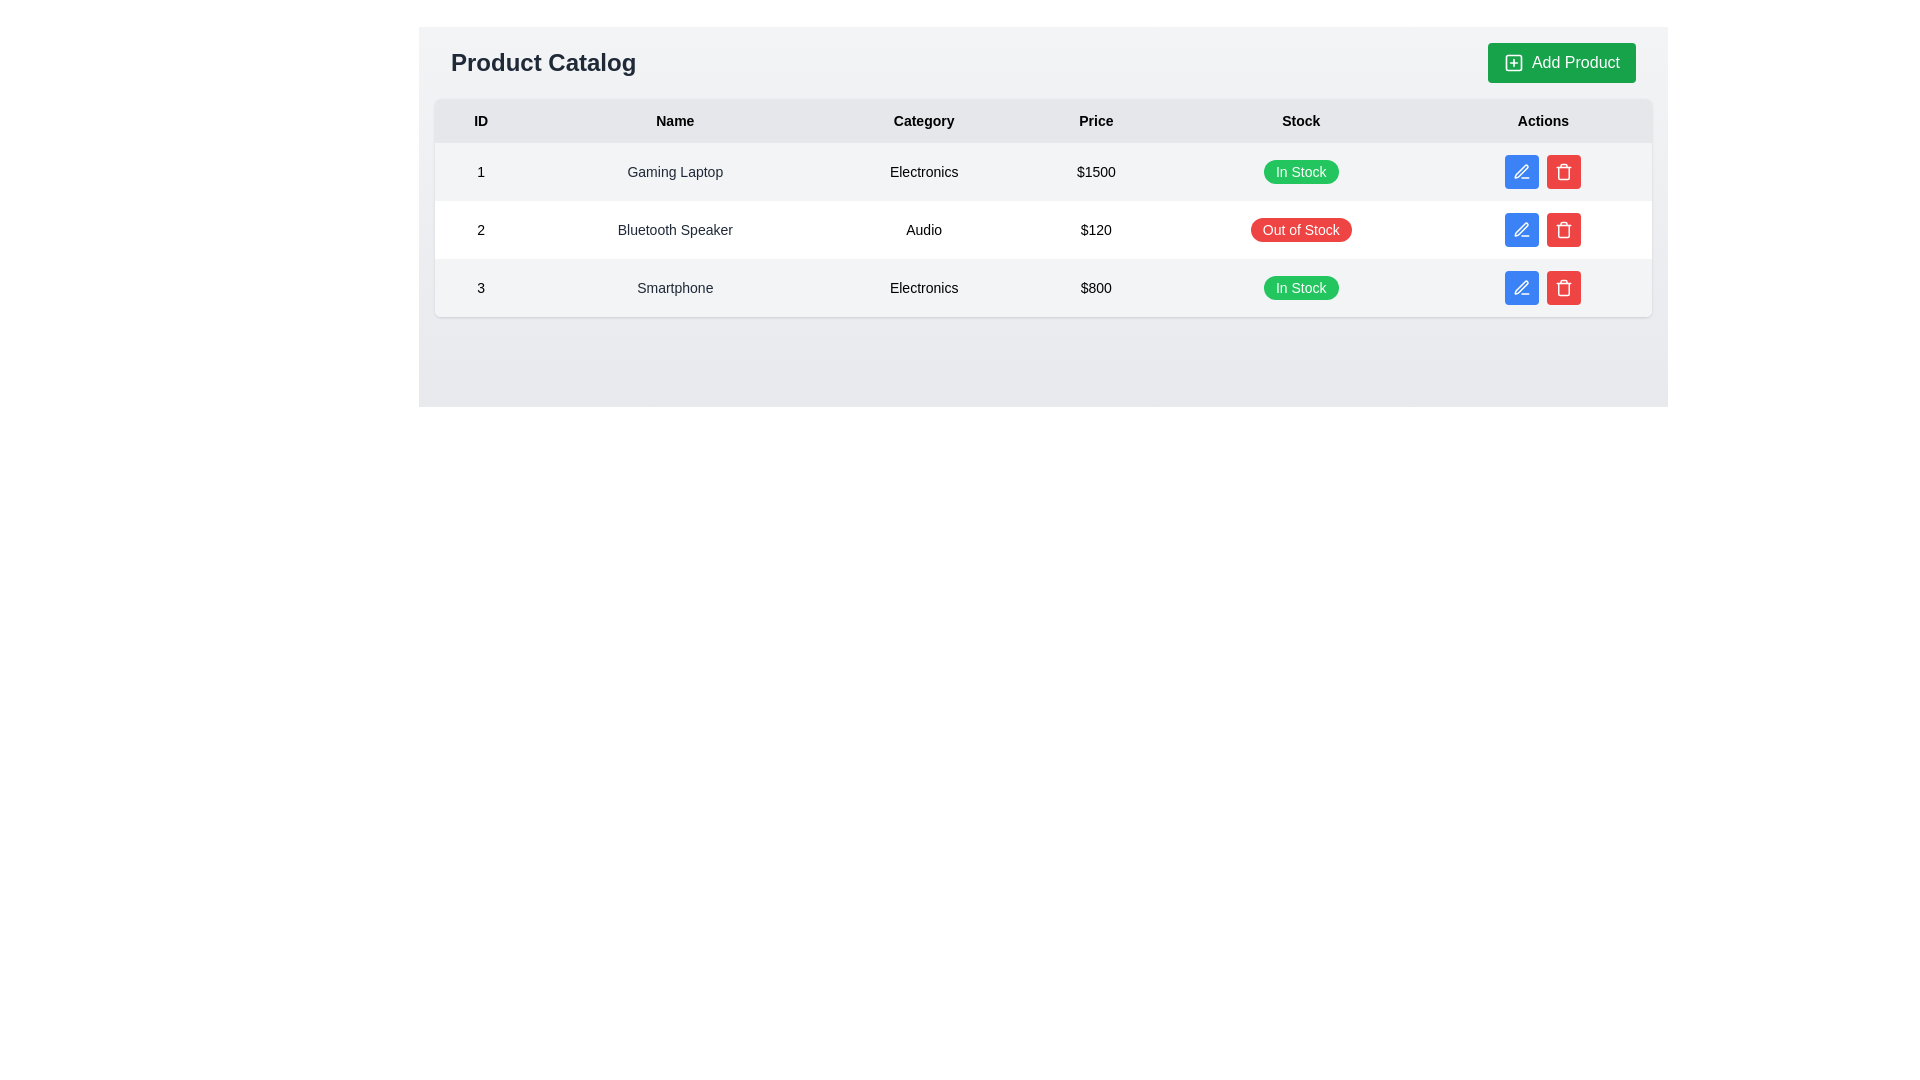 The height and width of the screenshot is (1080, 1920). What do you see at coordinates (1095, 229) in the screenshot?
I see `the price display text label for the 'Bluetooth Speaker' located in the fourth column of the second row of the product table` at bounding box center [1095, 229].